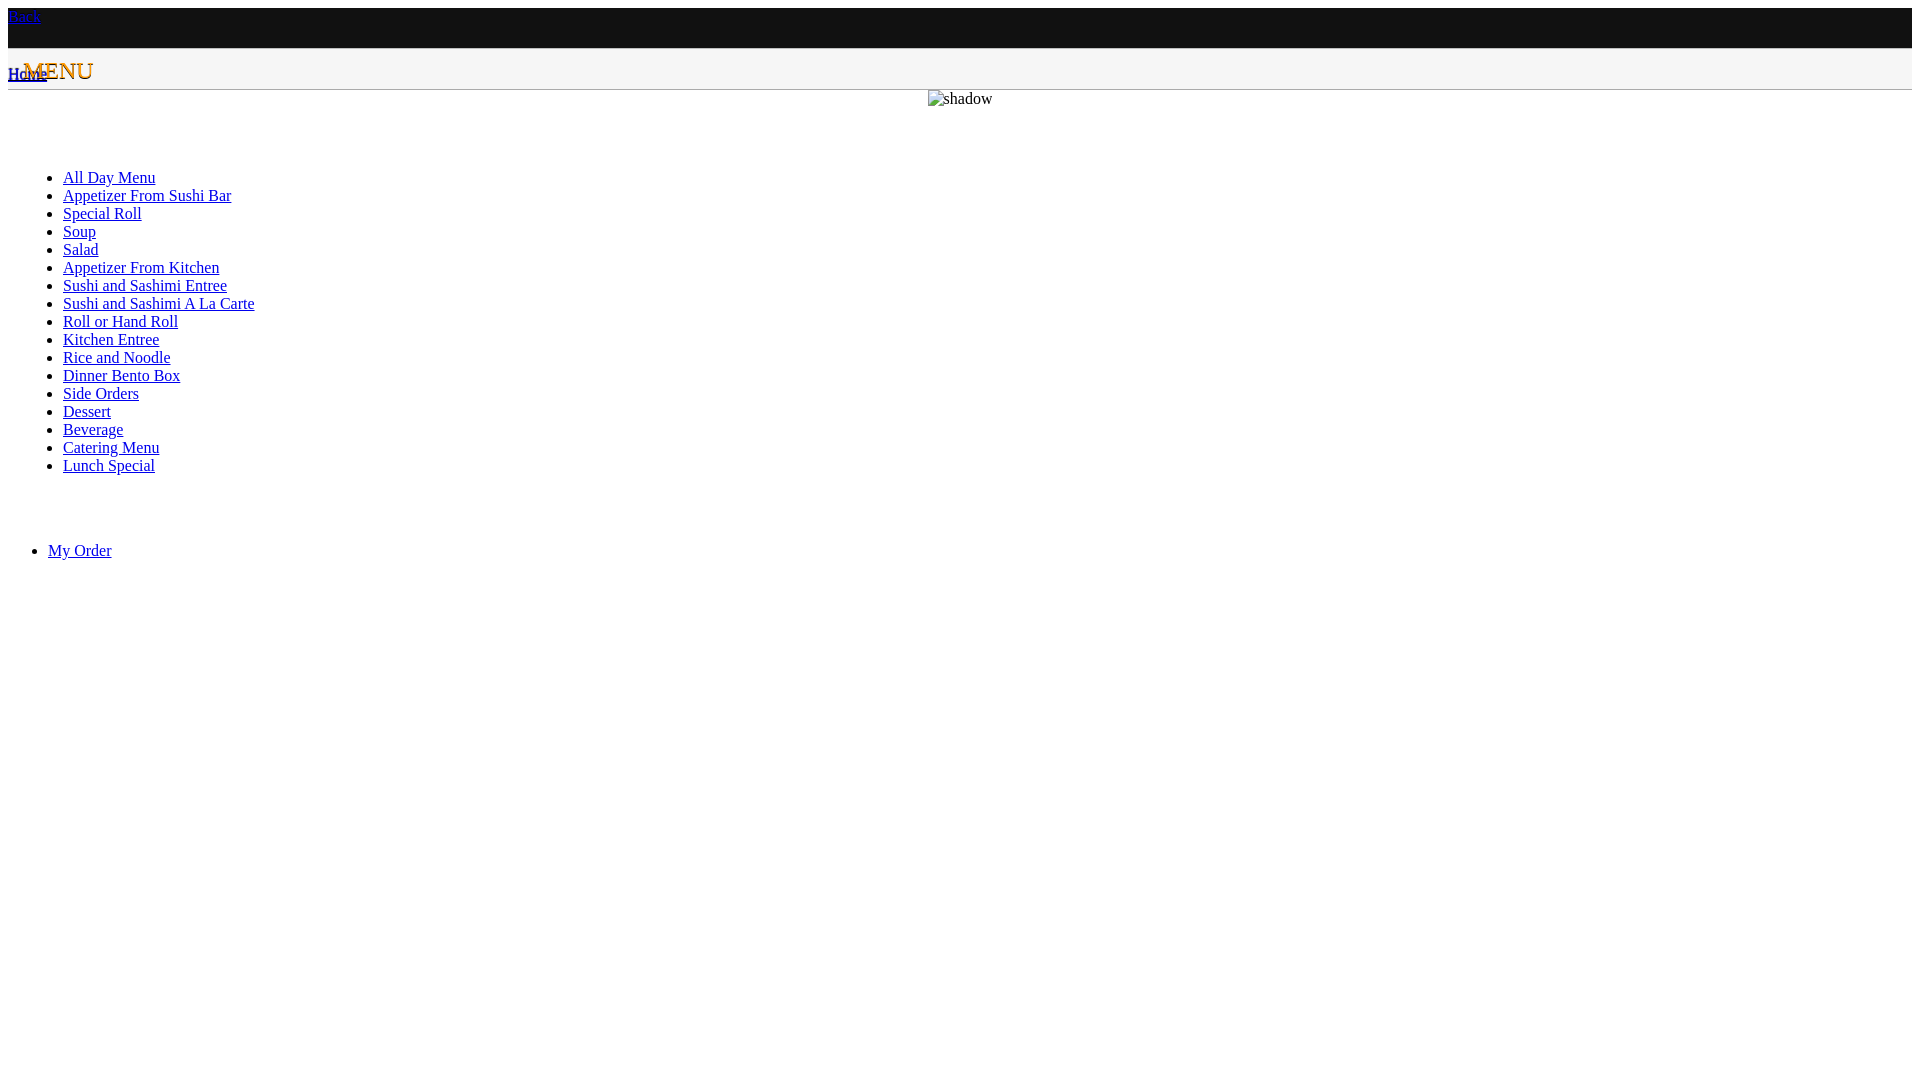 The height and width of the screenshot is (1080, 1920). Describe the element at coordinates (109, 446) in the screenshot. I see `'Catering Menu'` at that location.